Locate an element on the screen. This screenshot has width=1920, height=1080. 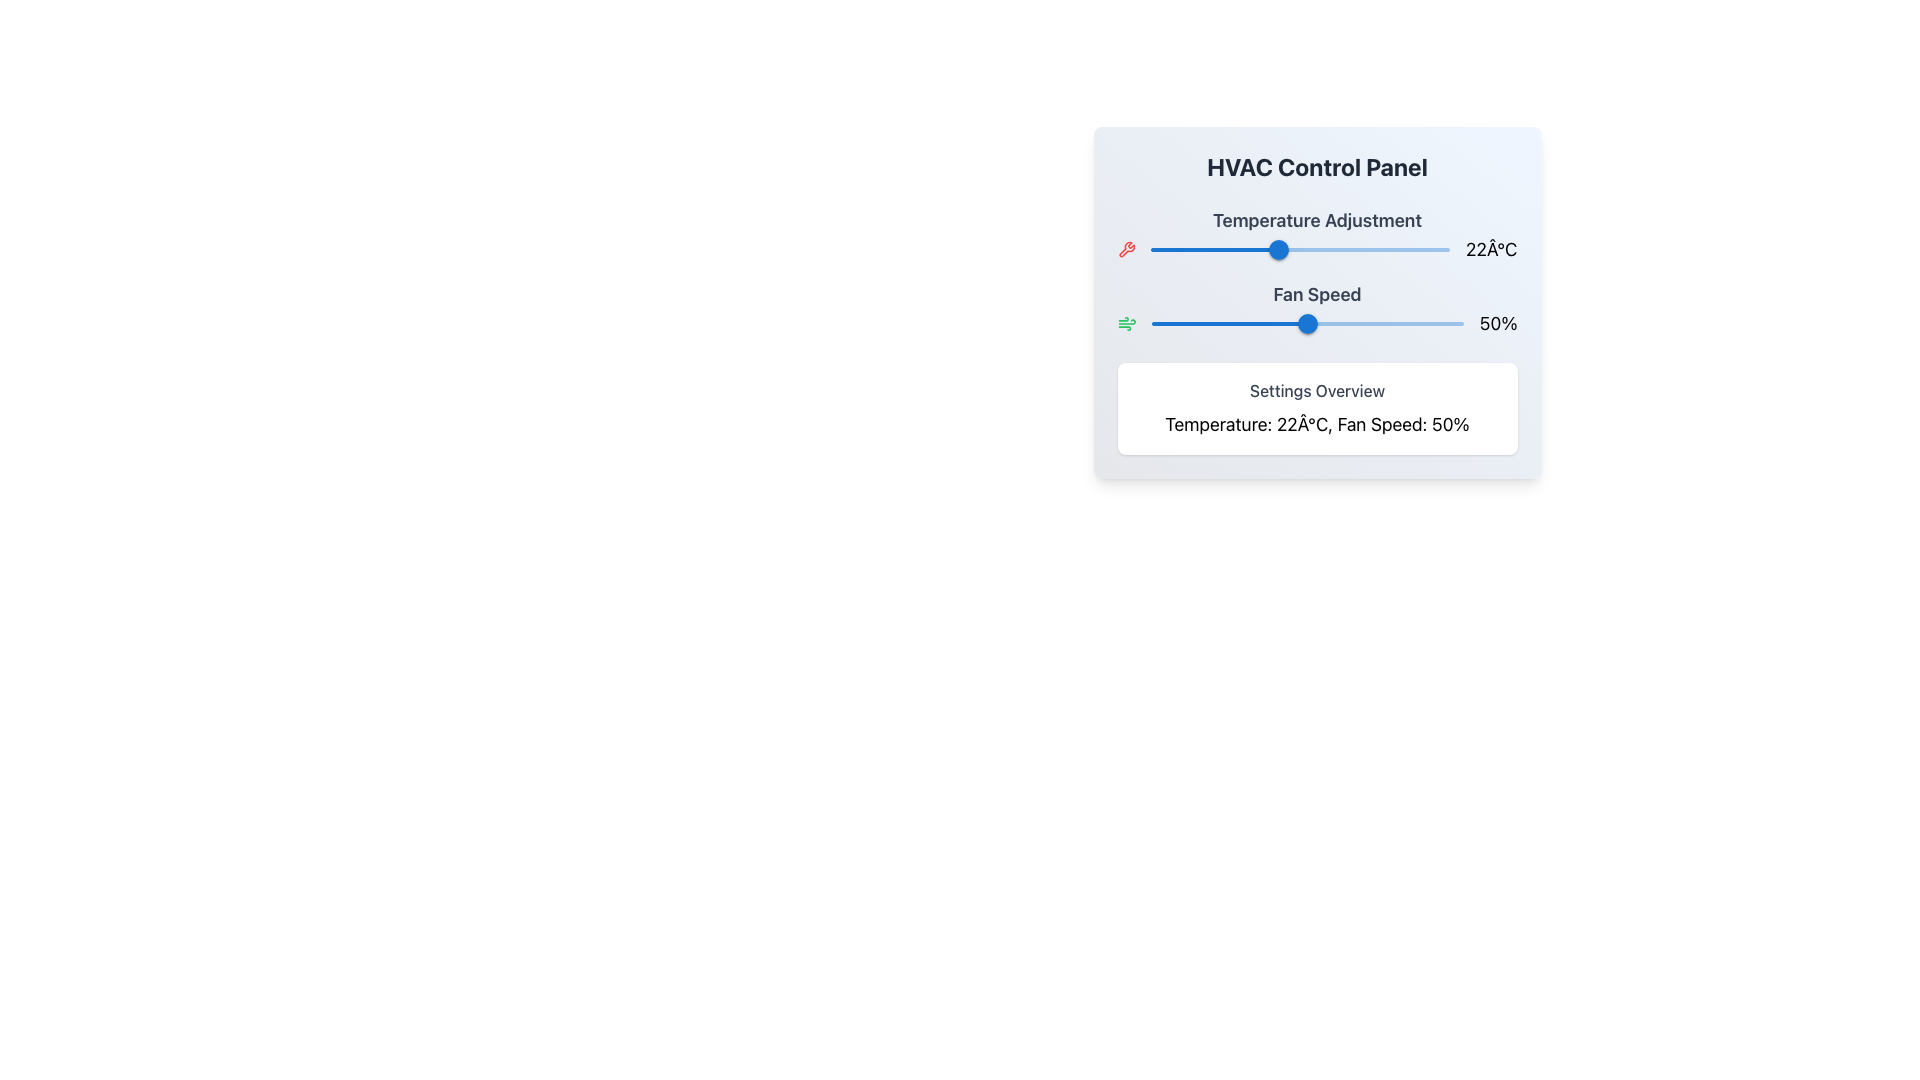
the fan speed is located at coordinates (1266, 323).